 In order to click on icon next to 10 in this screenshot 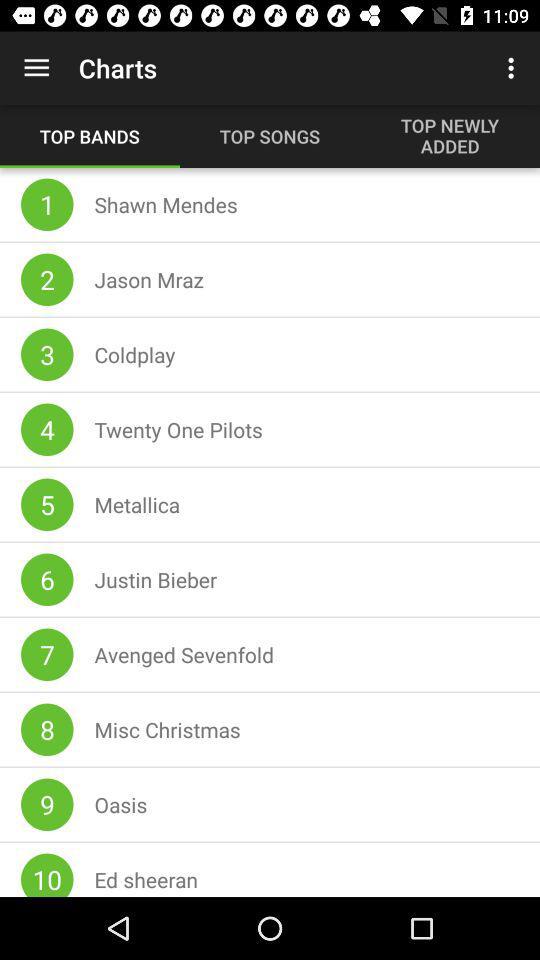, I will do `click(145, 878)`.